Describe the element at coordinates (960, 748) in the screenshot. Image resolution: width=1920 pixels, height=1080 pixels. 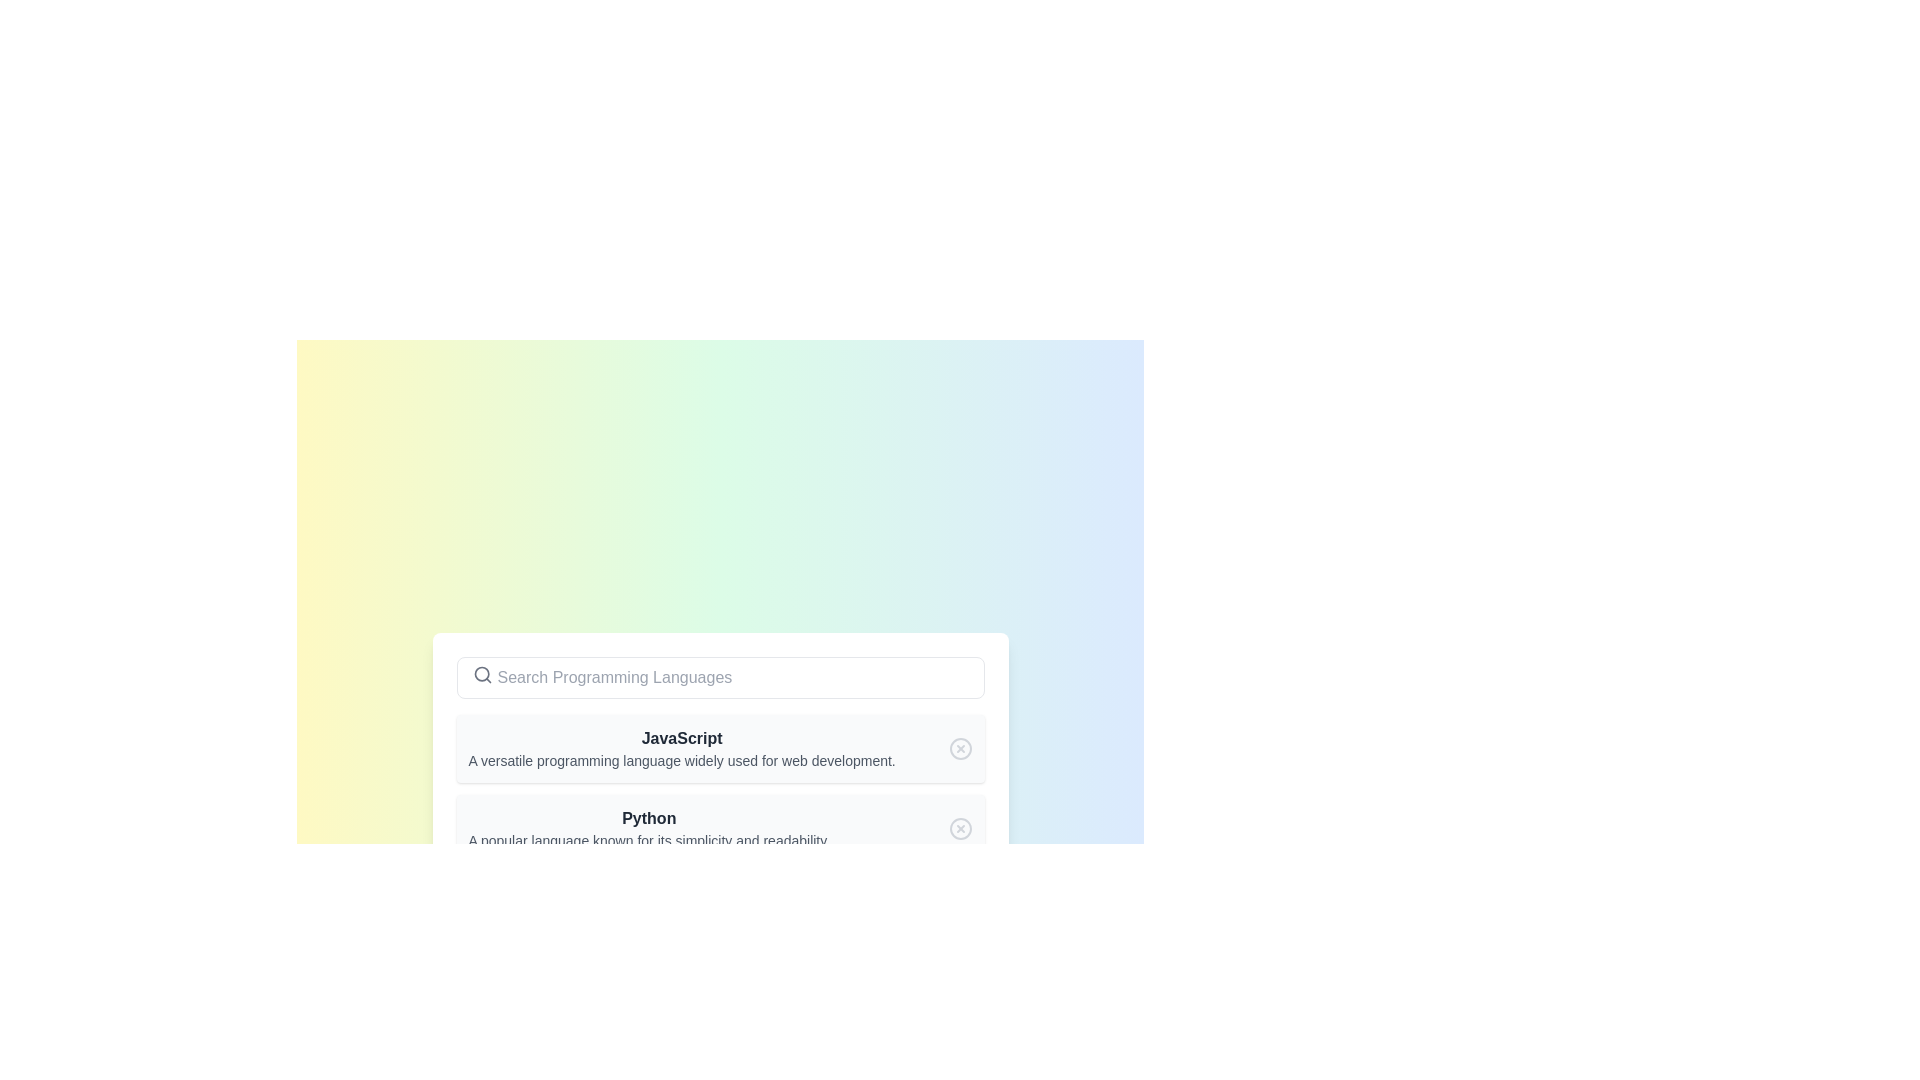
I see `the circular element representing the close function within the SVG graphic located at the top-right corner of the JavaScript language entry` at that location.